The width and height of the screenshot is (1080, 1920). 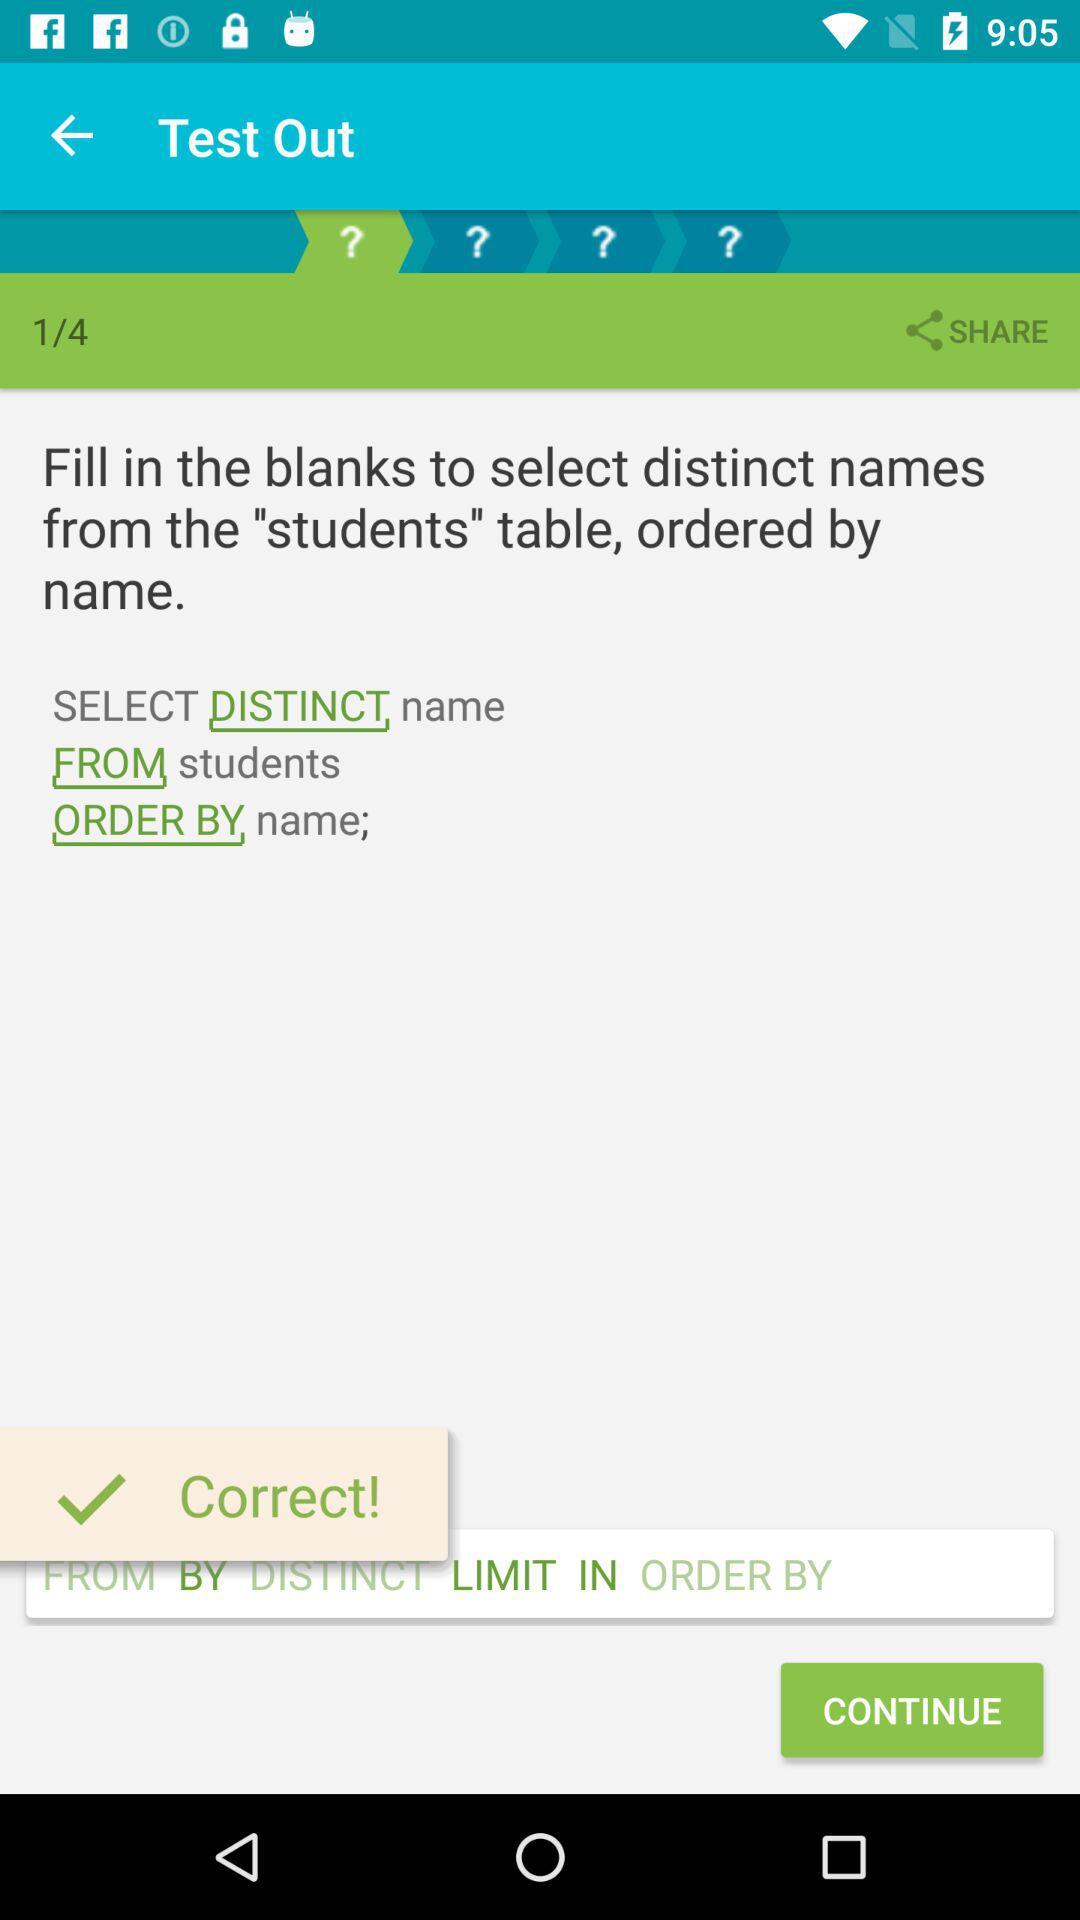 What do you see at coordinates (72, 135) in the screenshot?
I see `item next to the test out icon` at bounding box center [72, 135].